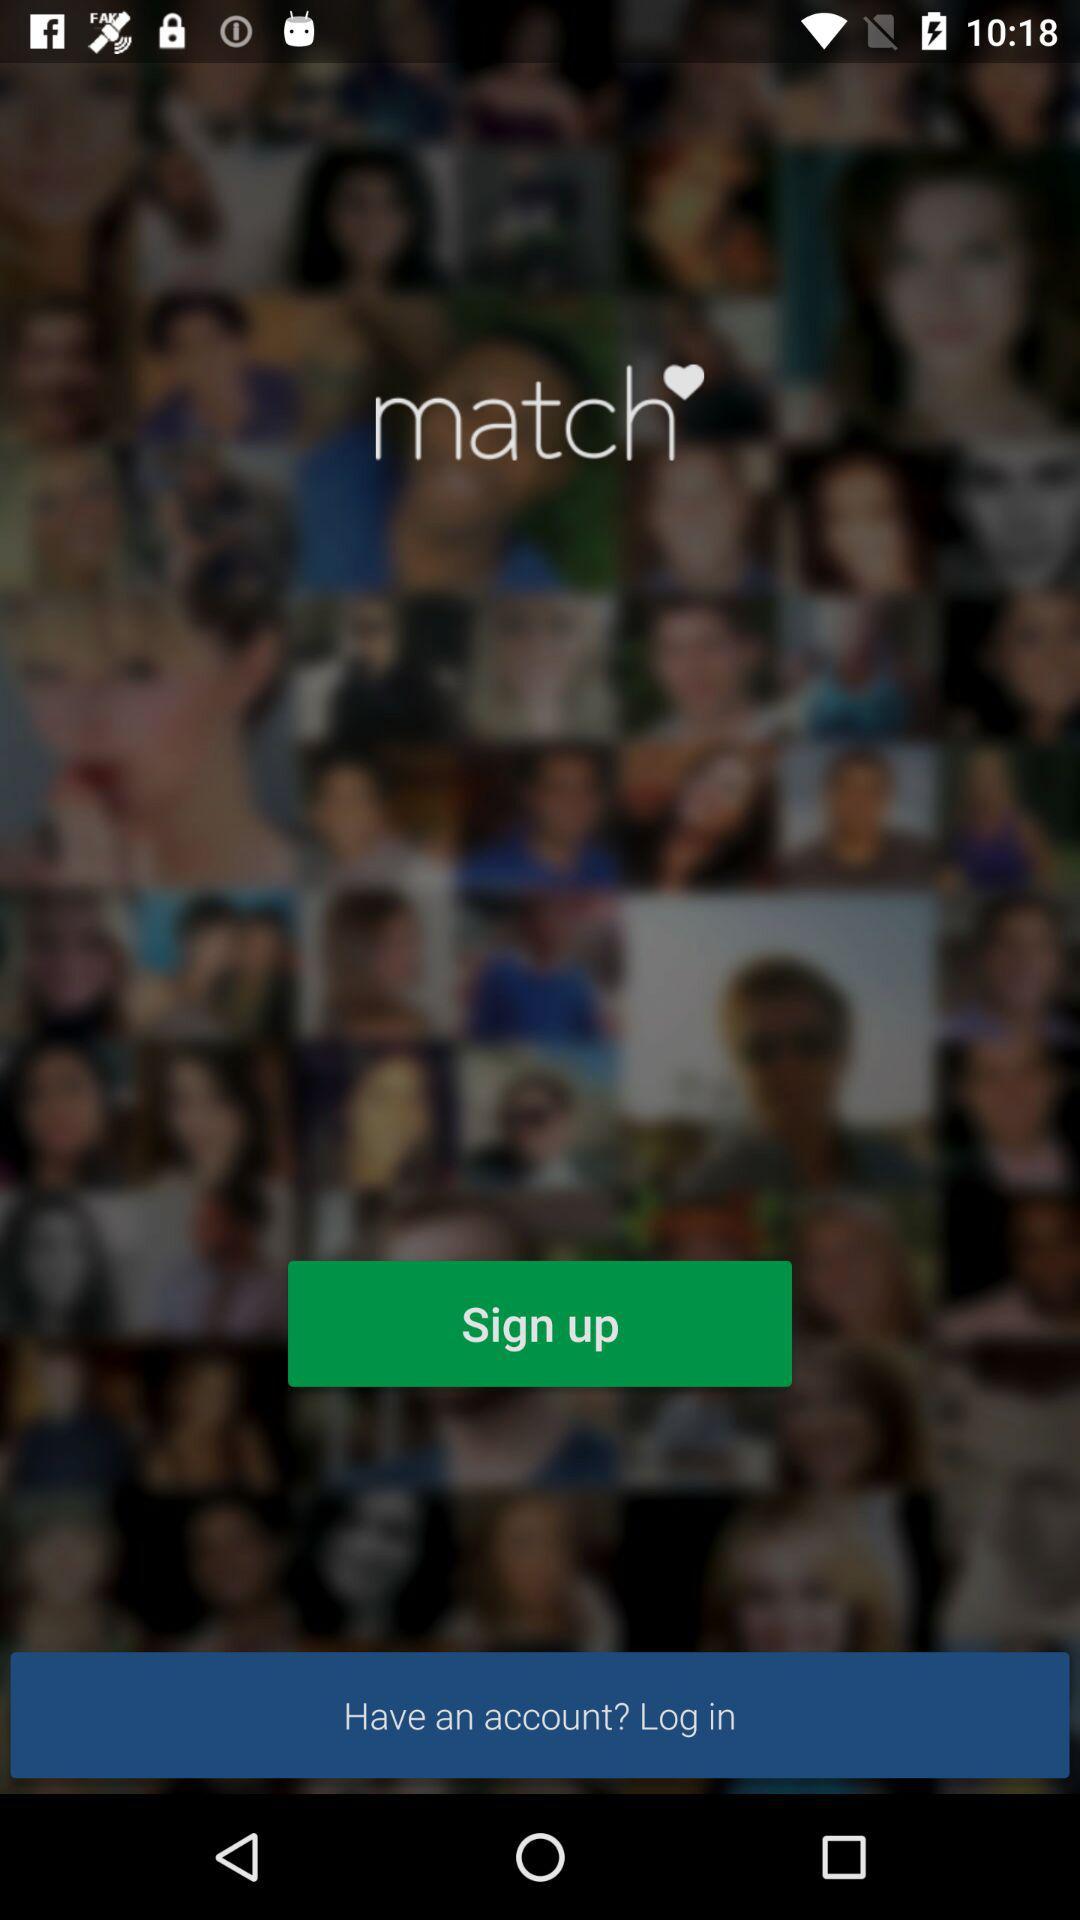 Image resolution: width=1080 pixels, height=1920 pixels. What do you see at coordinates (540, 411) in the screenshot?
I see `login` at bounding box center [540, 411].